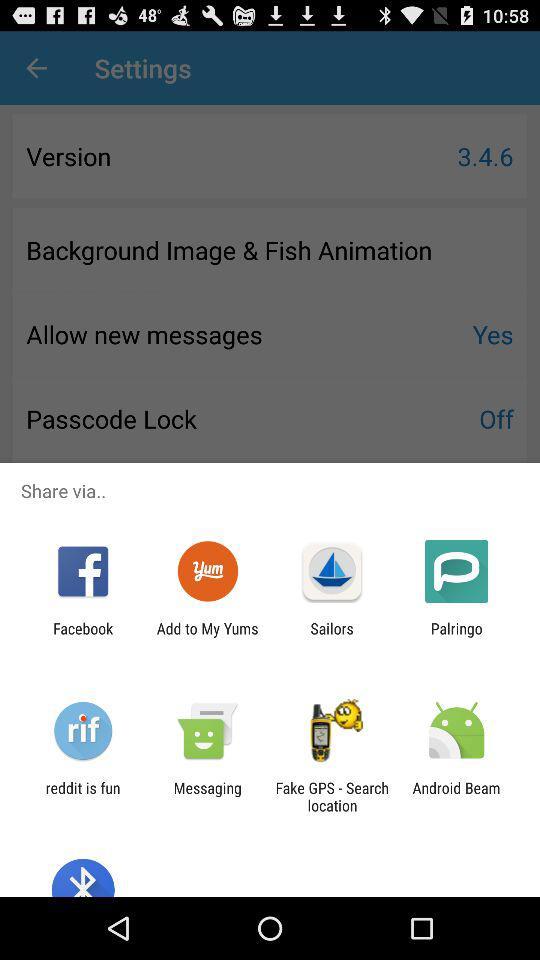  I want to click on the app next to the facebook icon, so click(206, 636).